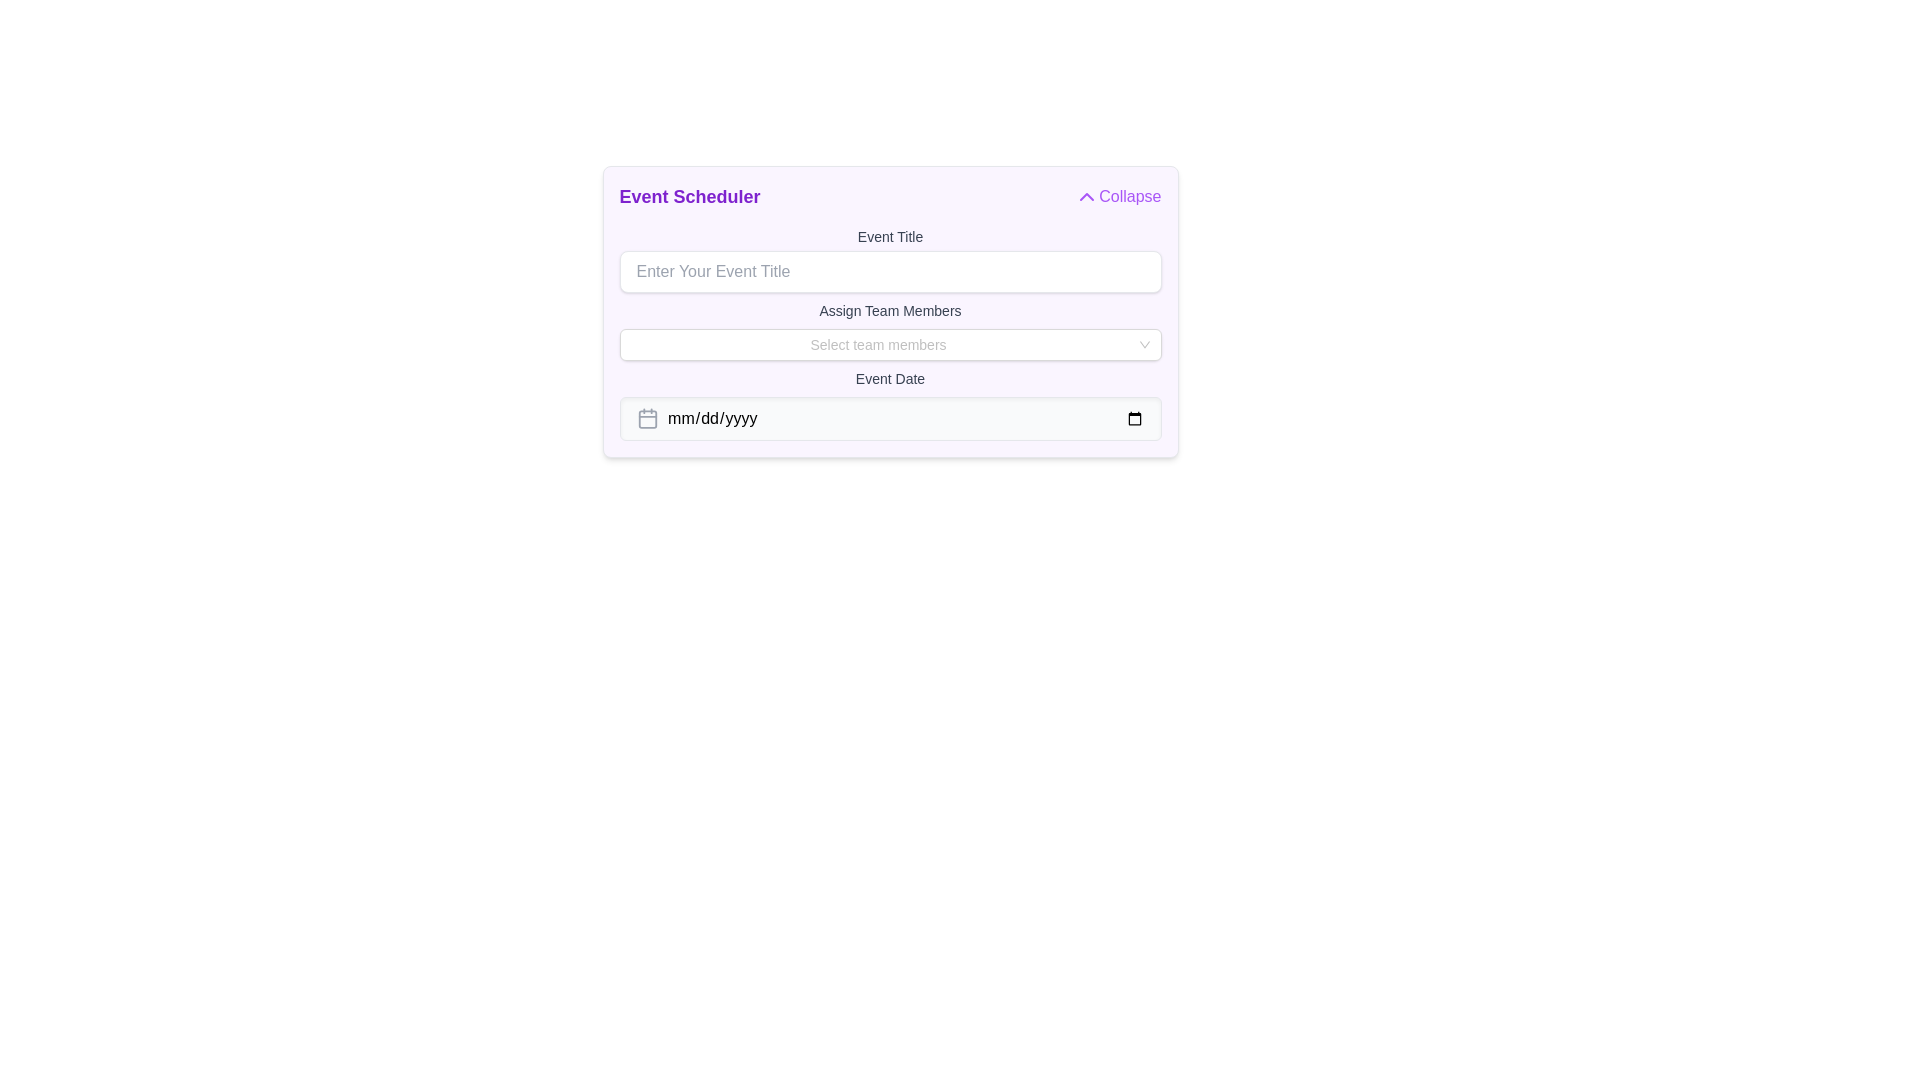 This screenshot has width=1920, height=1080. Describe the element at coordinates (632, 343) in the screenshot. I see `the slim vertical Cursor indicator within the 'Assign Team Members' dropdown search field` at that location.